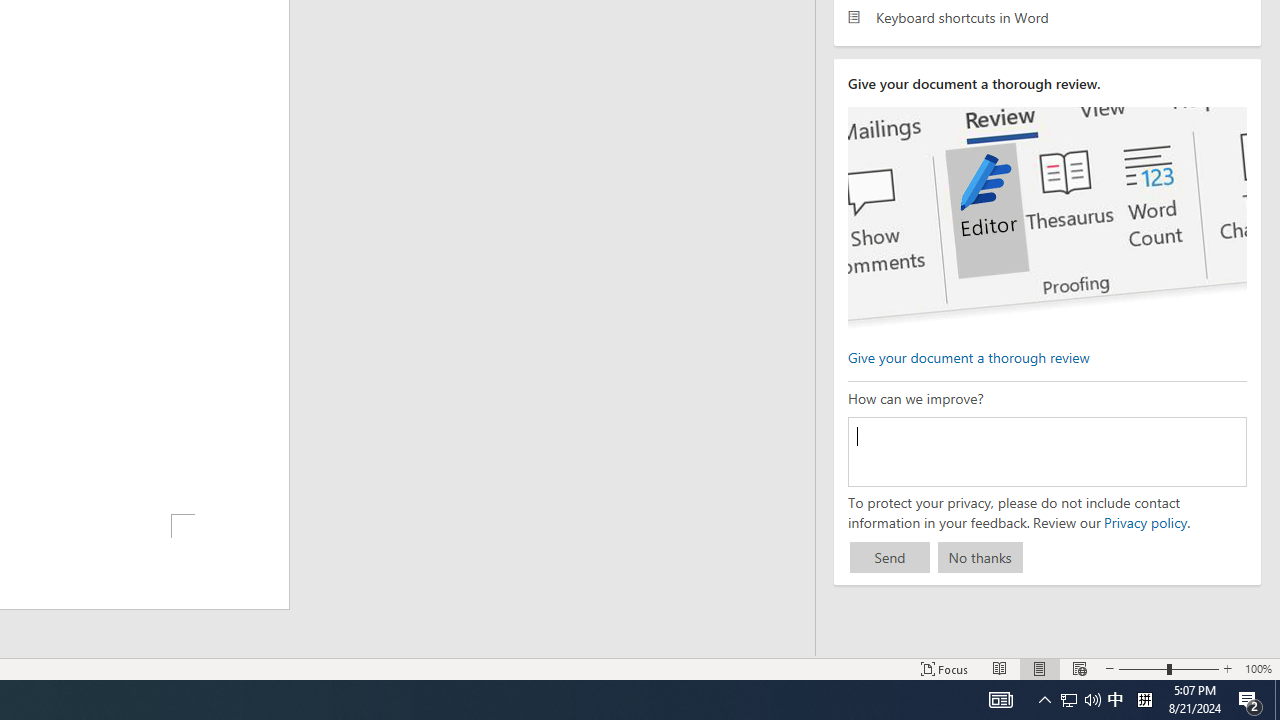 The height and width of the screenshot is (720, 1280). I want to click on 'Zoom', so click(1168, 669).